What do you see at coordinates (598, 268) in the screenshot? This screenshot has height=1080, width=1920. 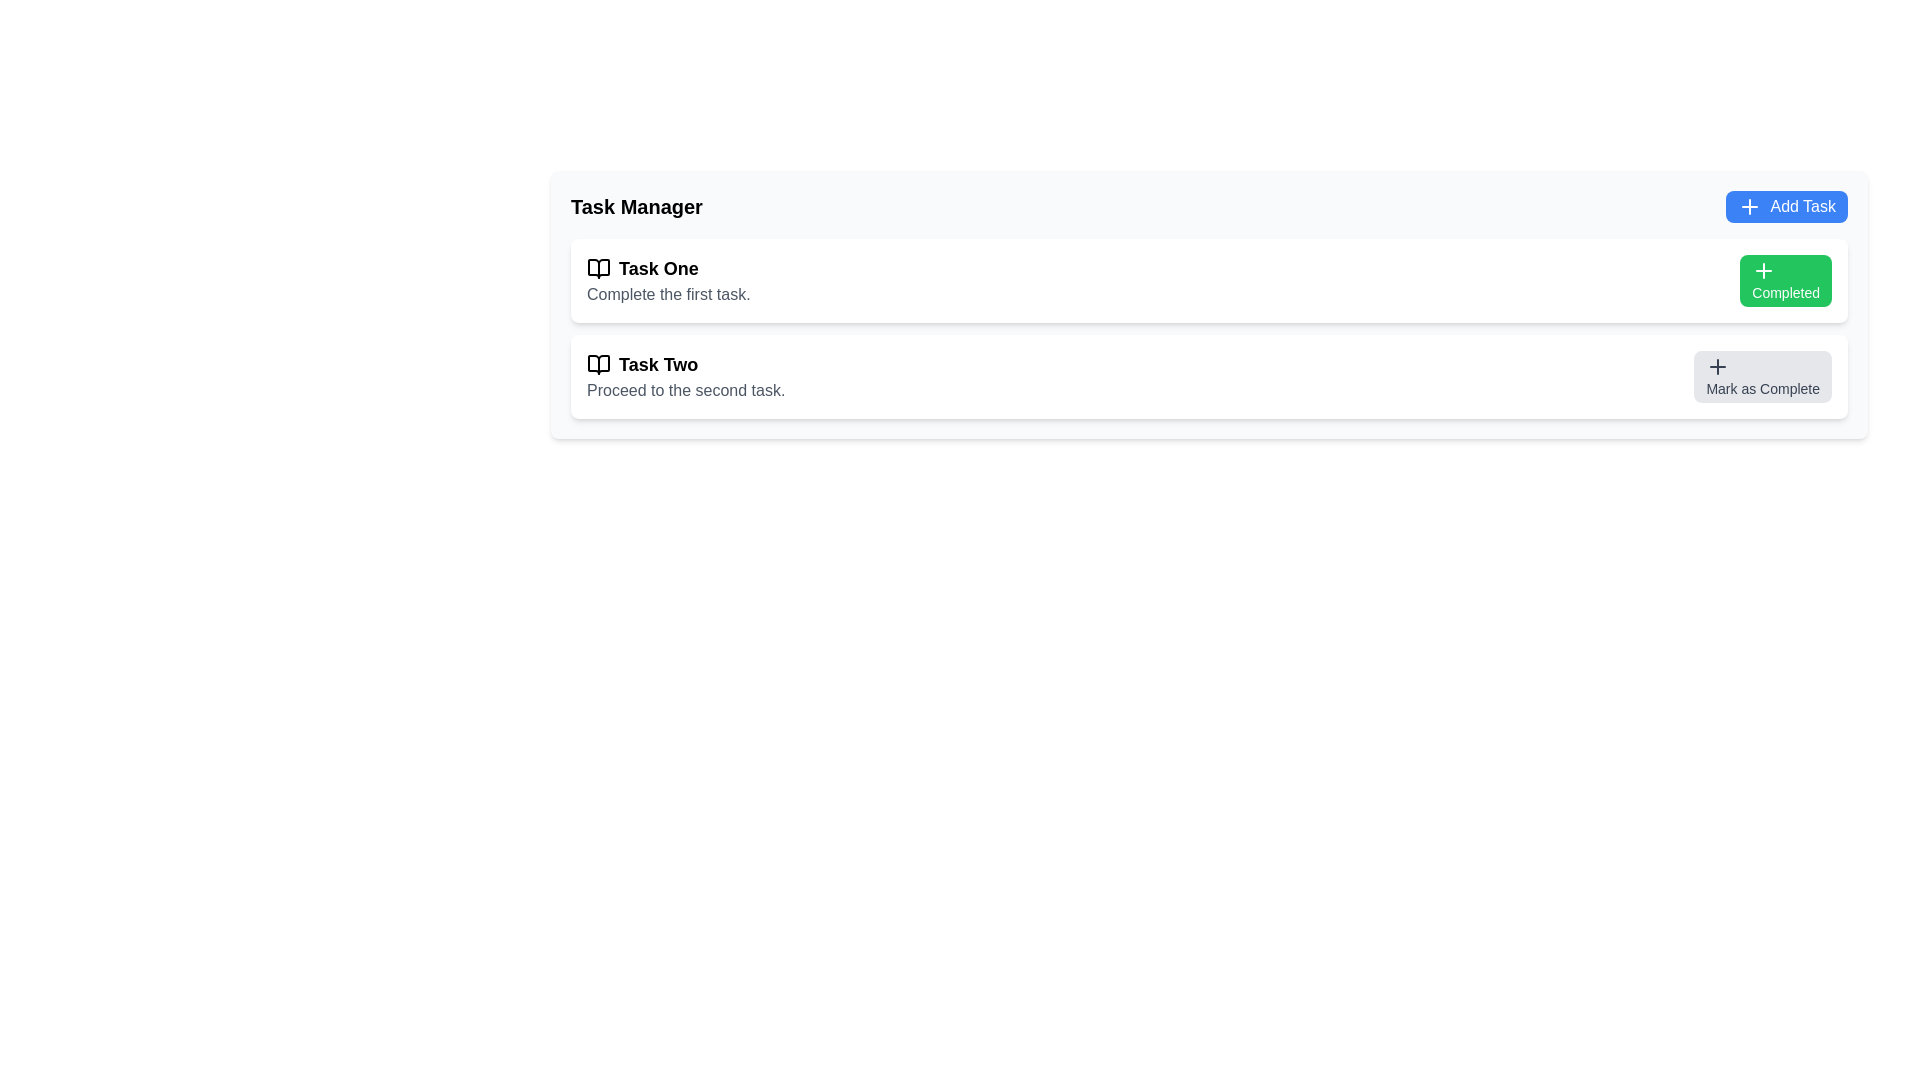 I see `the open book icon located to the left of the 'Task One' text in the task management interface` at bounding box center [598, 268].